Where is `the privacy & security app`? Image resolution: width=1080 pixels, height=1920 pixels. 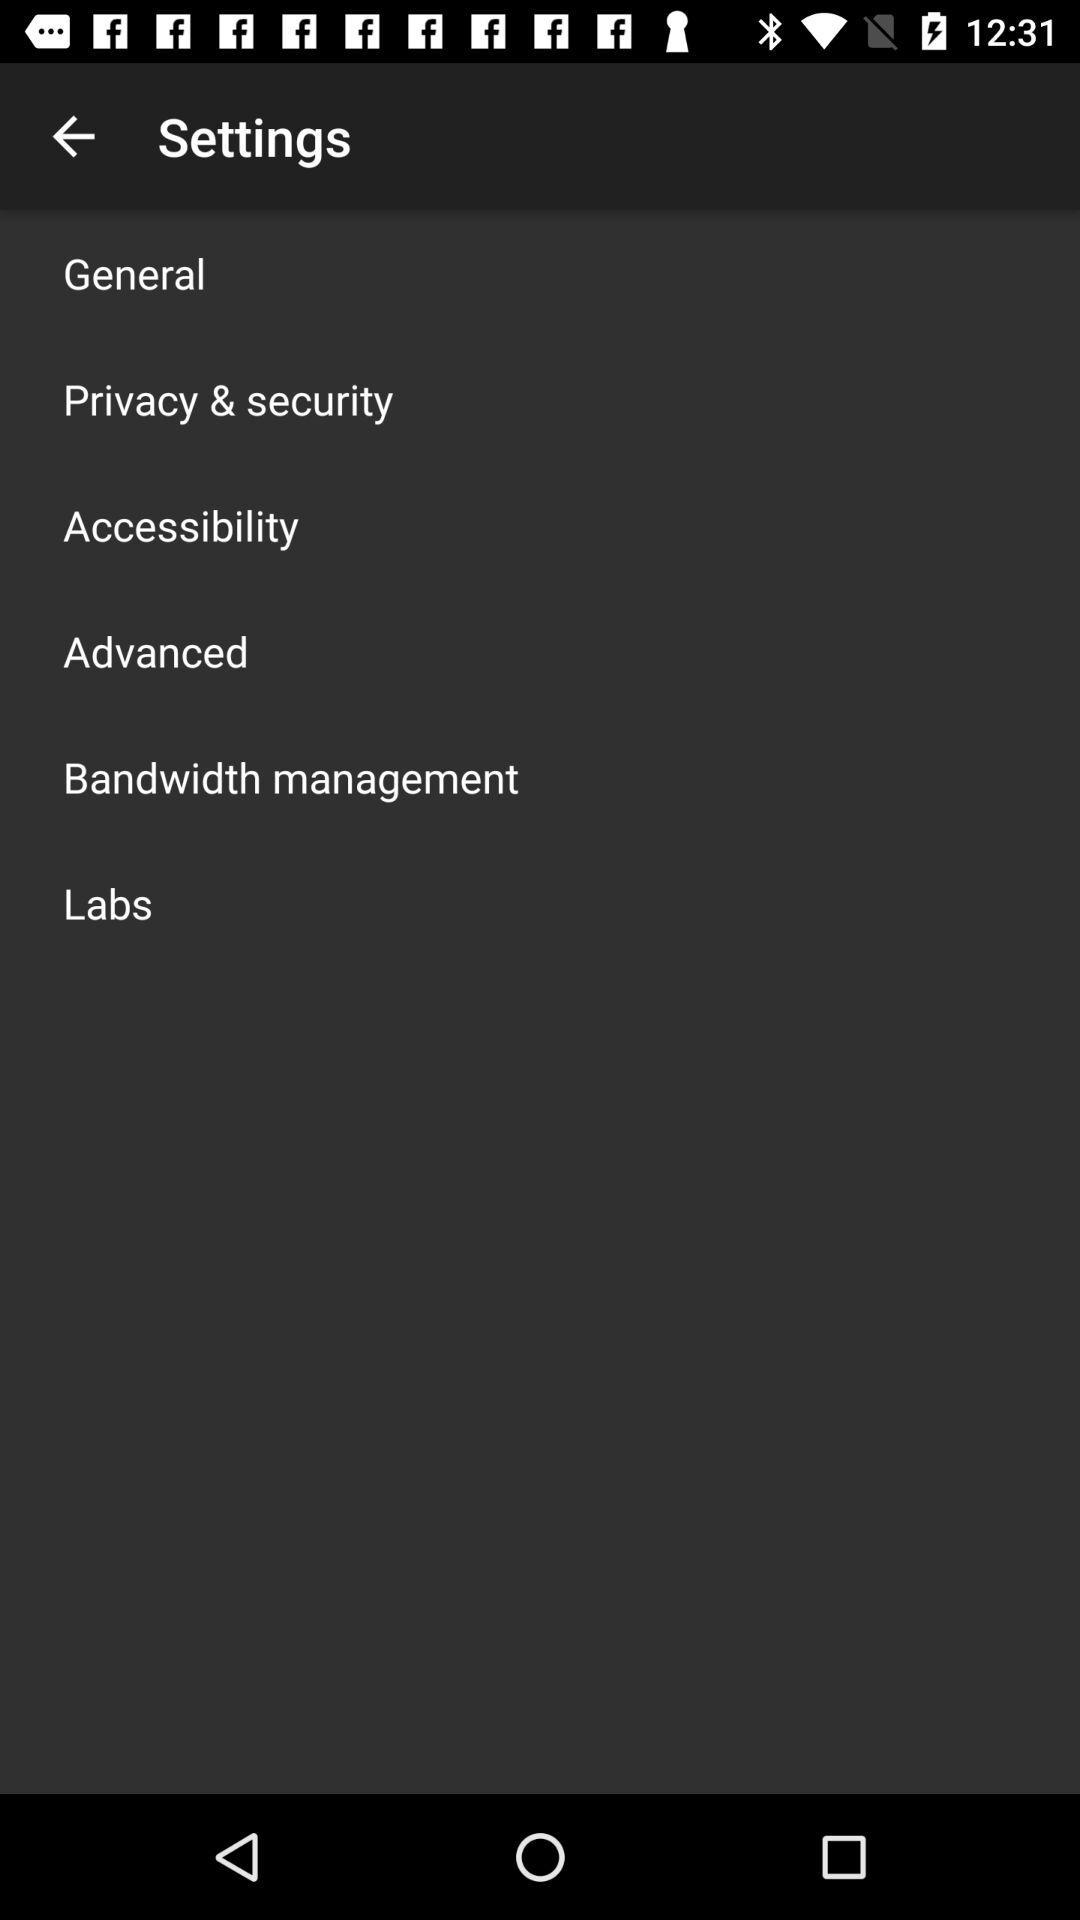
the privacy & security app is located at coordinates (227, 398).